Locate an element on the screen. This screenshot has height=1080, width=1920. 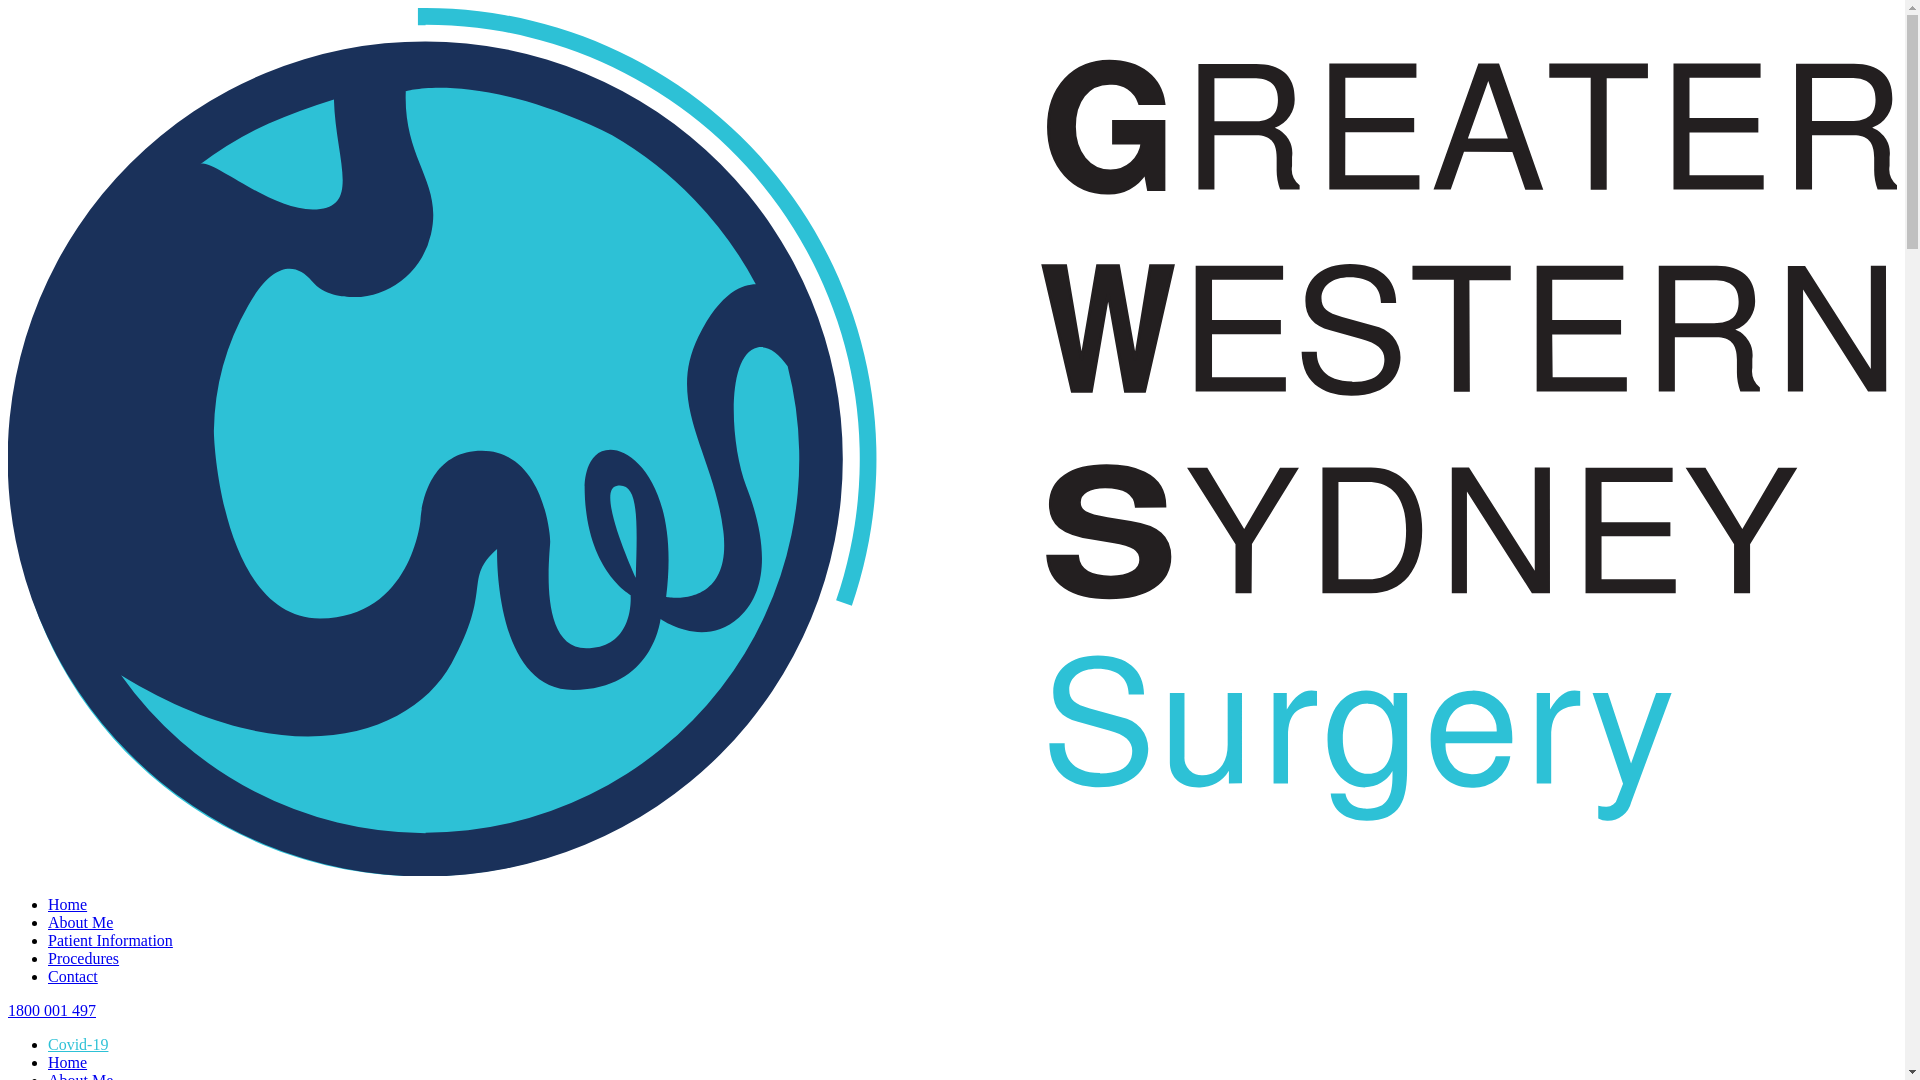
'Covid-19' is located at coordinates (77, 1043).